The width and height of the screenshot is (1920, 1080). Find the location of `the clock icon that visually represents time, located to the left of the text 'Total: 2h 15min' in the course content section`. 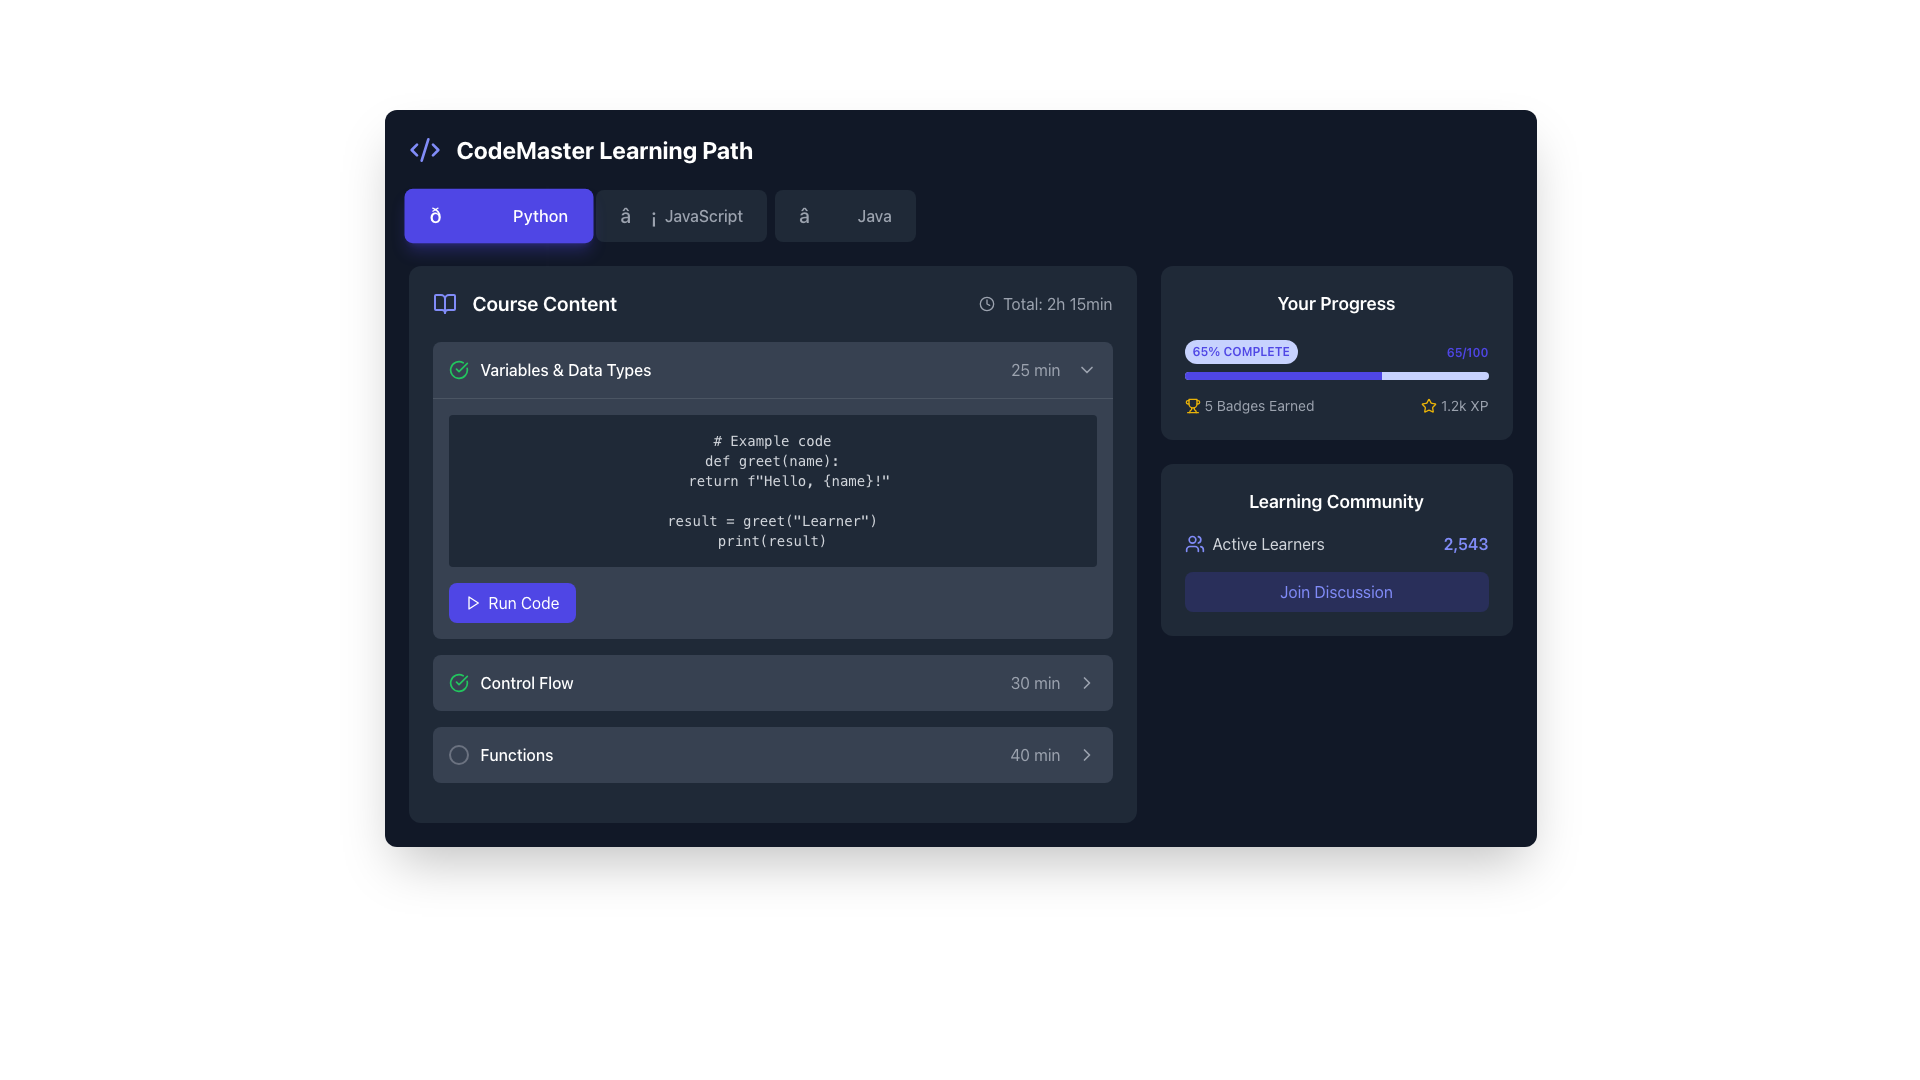

the clock icon that visually represents time, located to the left of the text 'Total: 2h 15min' in the course content section is located at coordinates (987, 304).